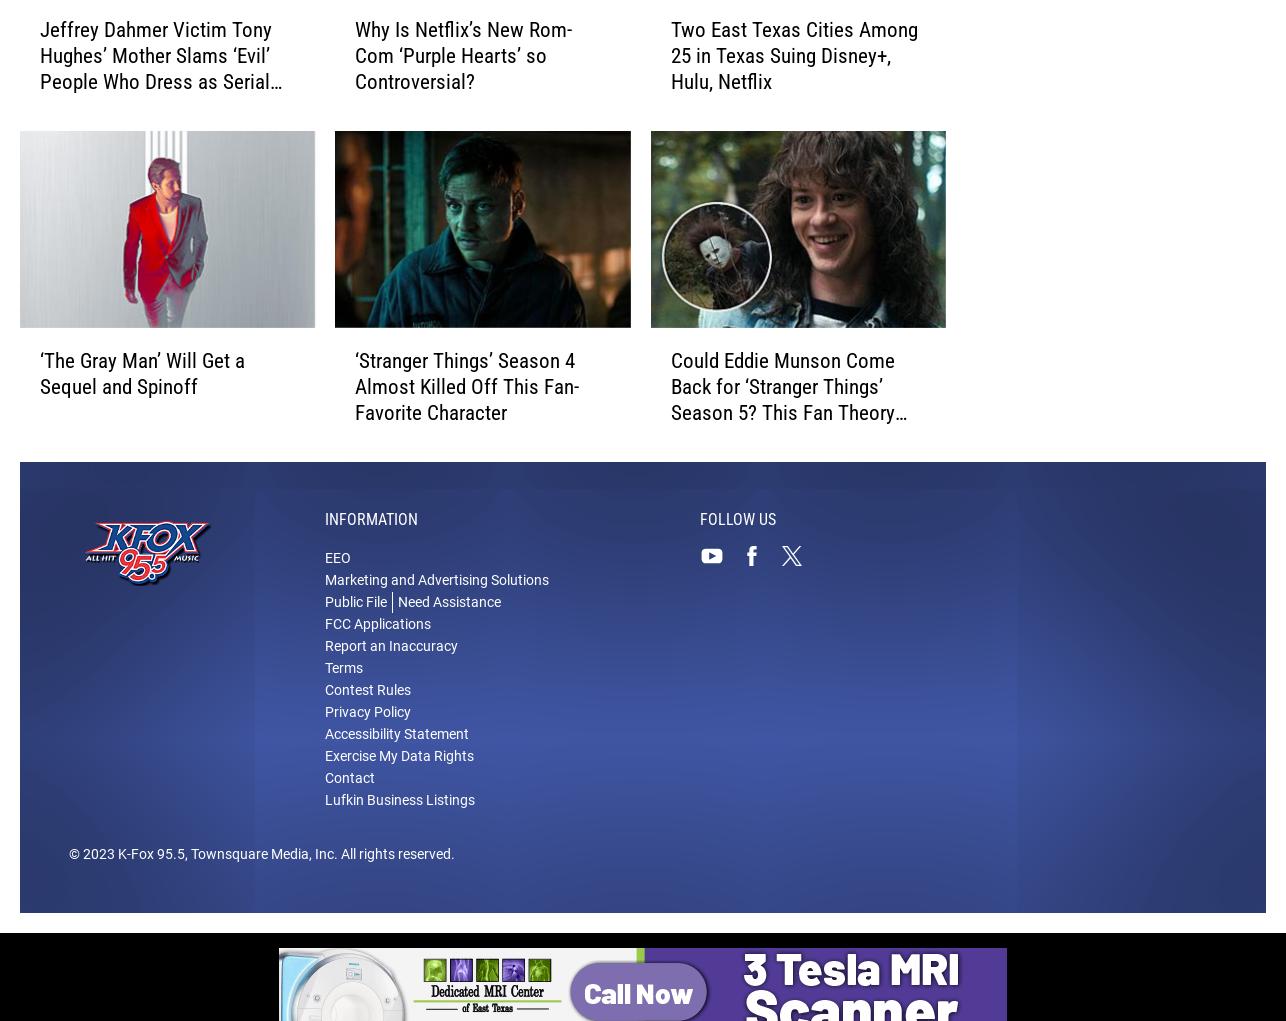  Describe the element at coordinates (155, 70) in the screenshot. I see `'Jeffrey Dahmer Victim Tony Hughes’ Mother Slams ‘Evil’ People Who Dress as Serial Killer for Halloween'` at that location.